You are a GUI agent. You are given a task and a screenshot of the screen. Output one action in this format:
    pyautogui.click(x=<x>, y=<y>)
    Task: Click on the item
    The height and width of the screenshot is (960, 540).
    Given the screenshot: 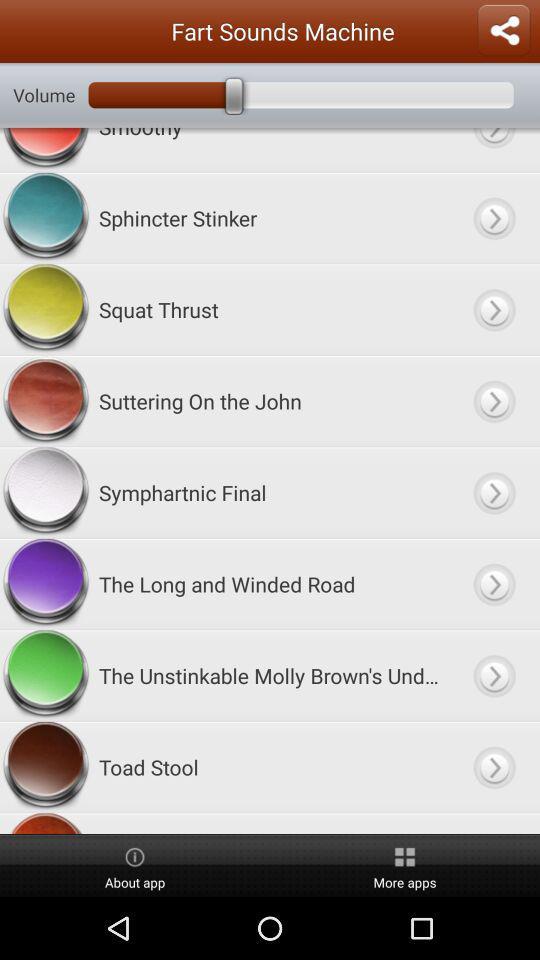 What is the action you would take?
    pyautogui.click(x=493, y=309)
    